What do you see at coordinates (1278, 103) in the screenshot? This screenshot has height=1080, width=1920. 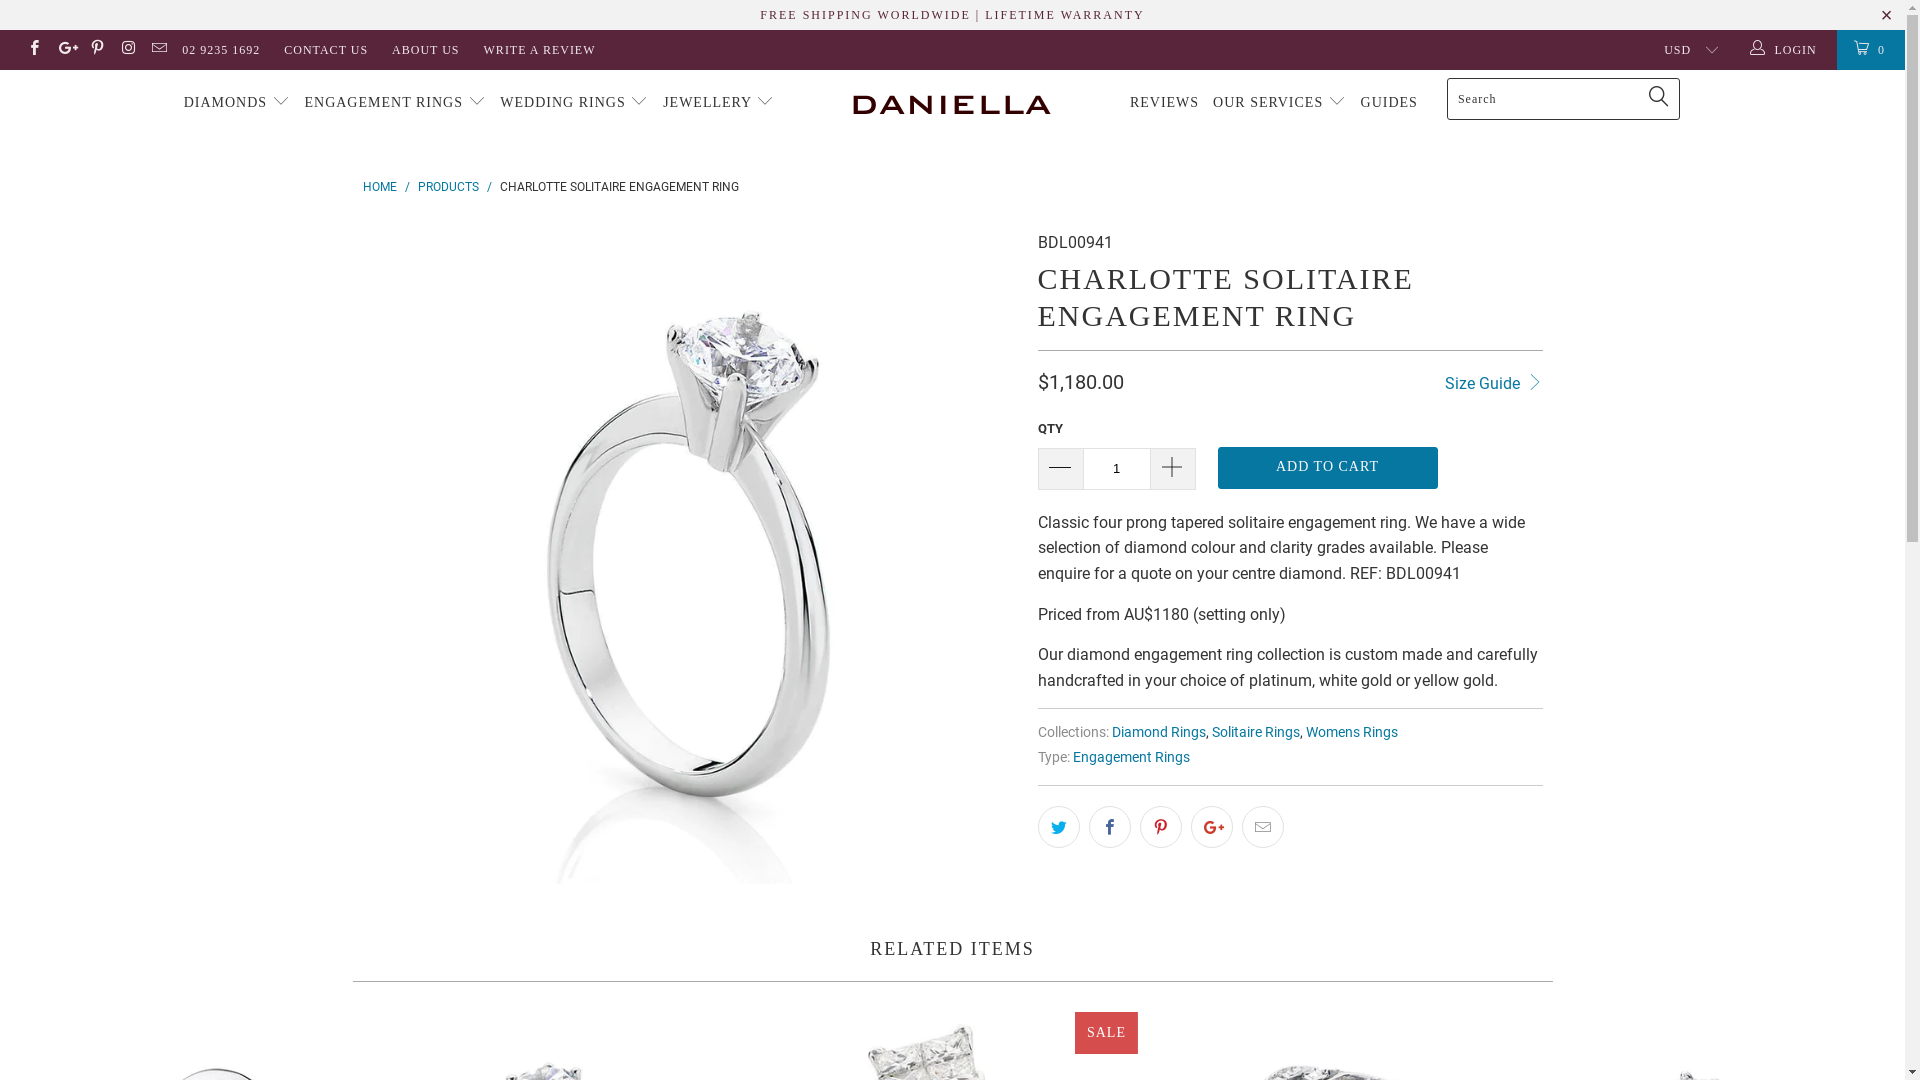 I see `'OUR SERVICES'` at bounding box center [1278, 103].